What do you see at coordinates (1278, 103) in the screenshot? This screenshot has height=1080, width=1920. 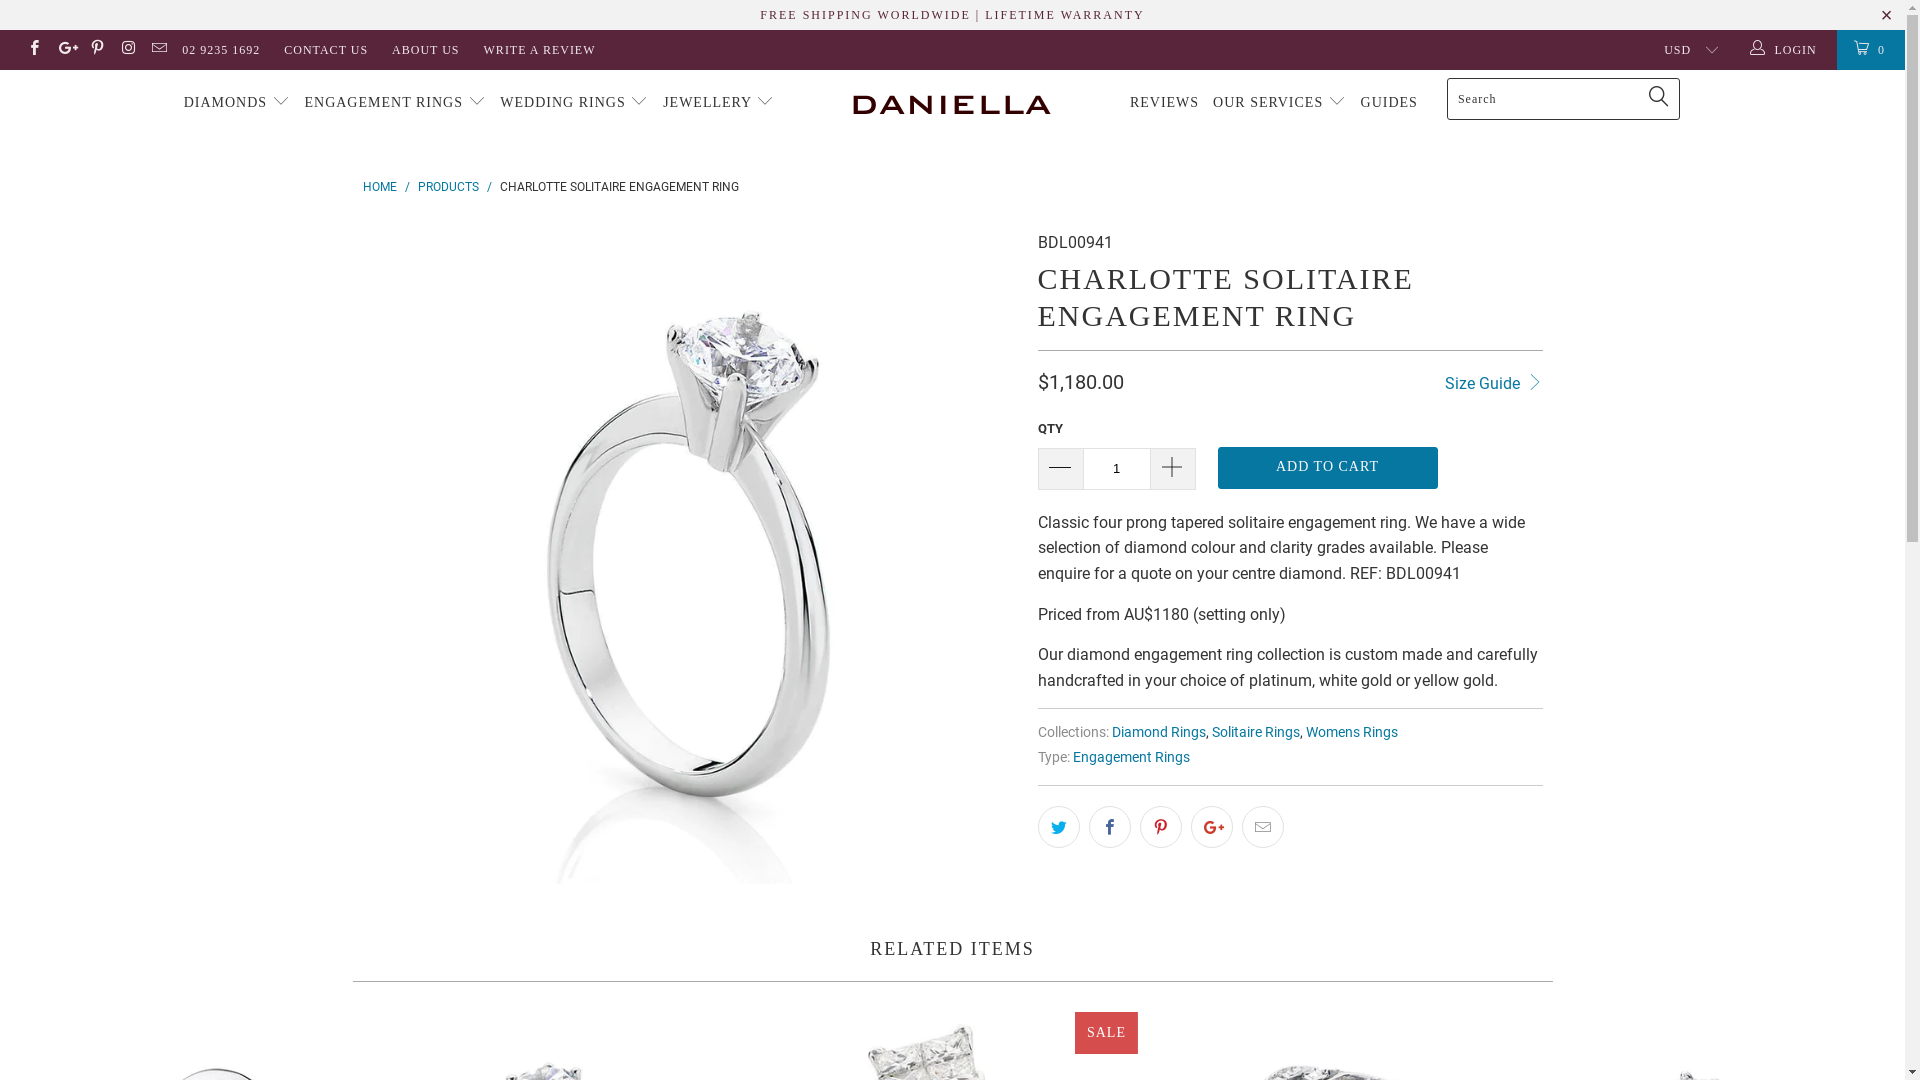 I see `'OUR SERVICES'` at bounding box center [1278, 103].